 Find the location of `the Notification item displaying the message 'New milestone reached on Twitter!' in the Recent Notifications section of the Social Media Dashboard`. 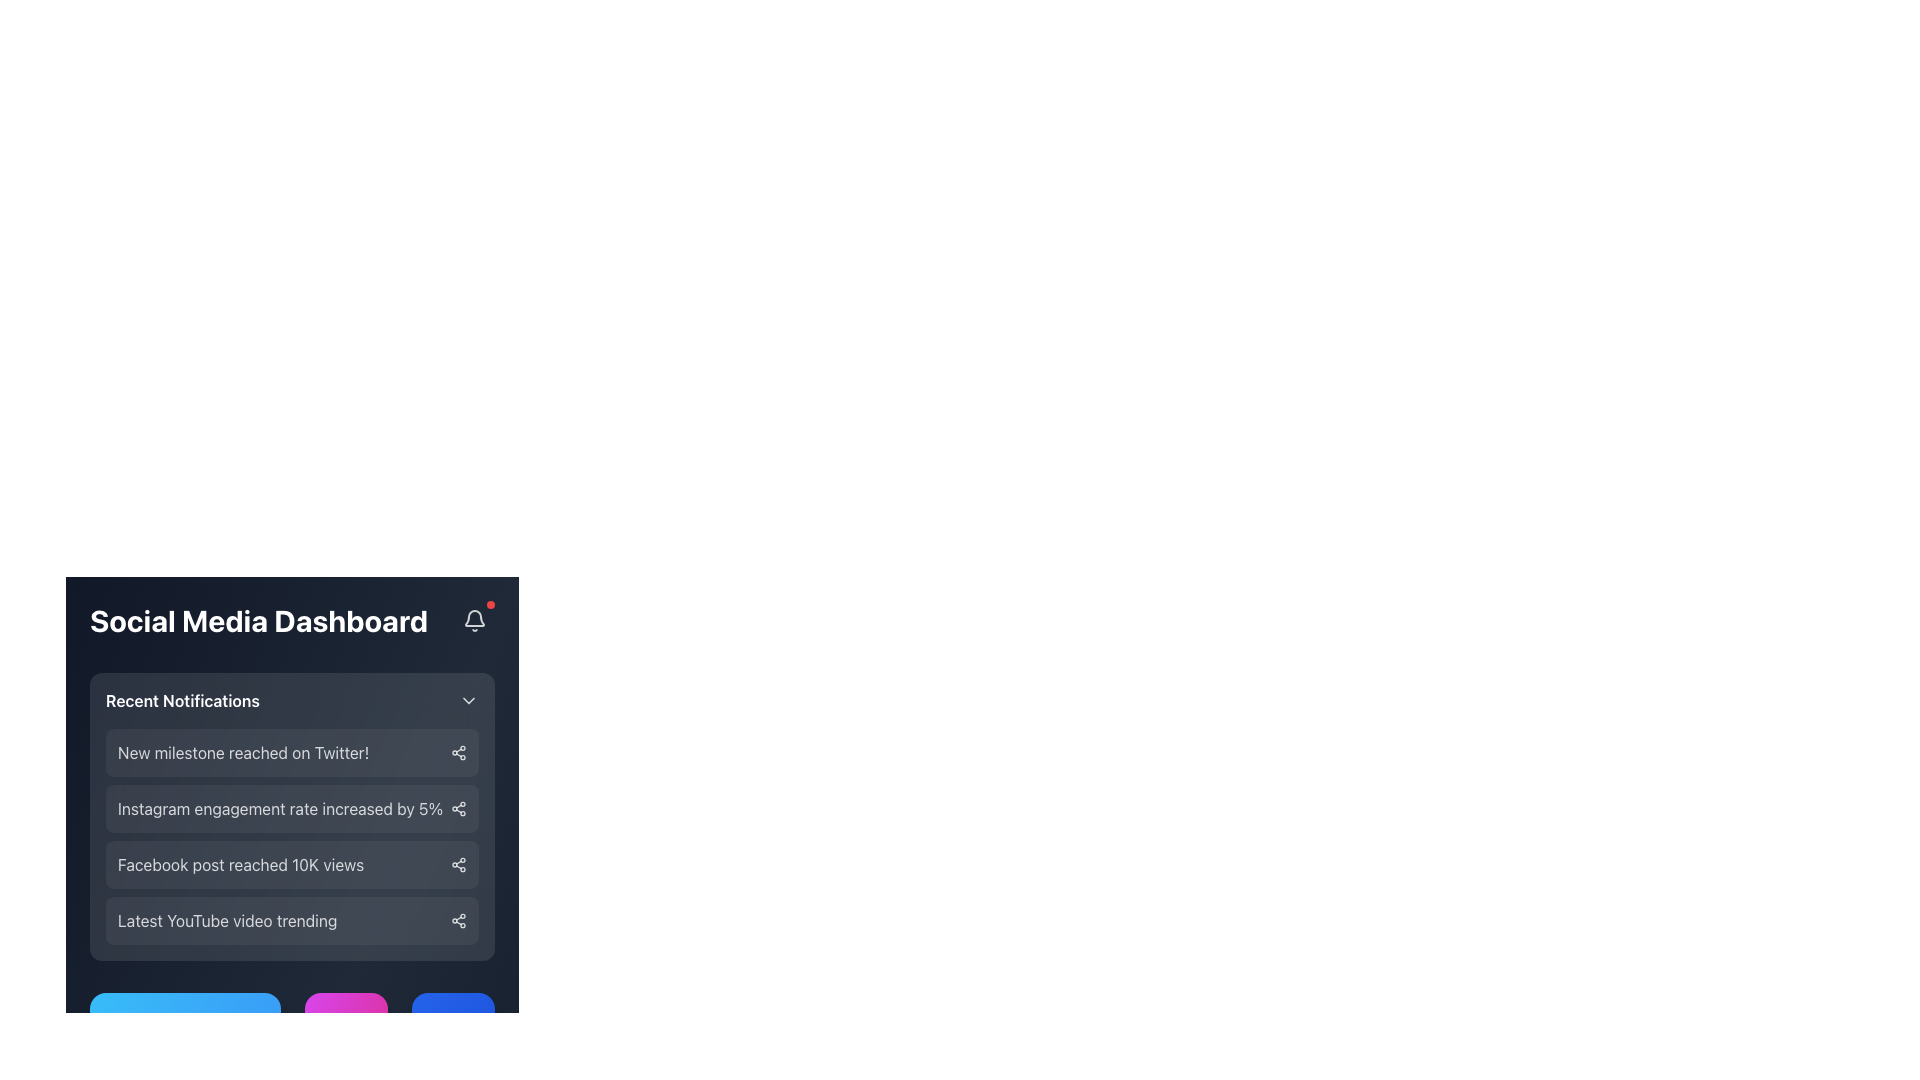

the Notification item displaying the message 'New milestone reached on Twitter!' in the Recent Notifications section of the Social Media Dashboard is located at coordinates (291, 752).